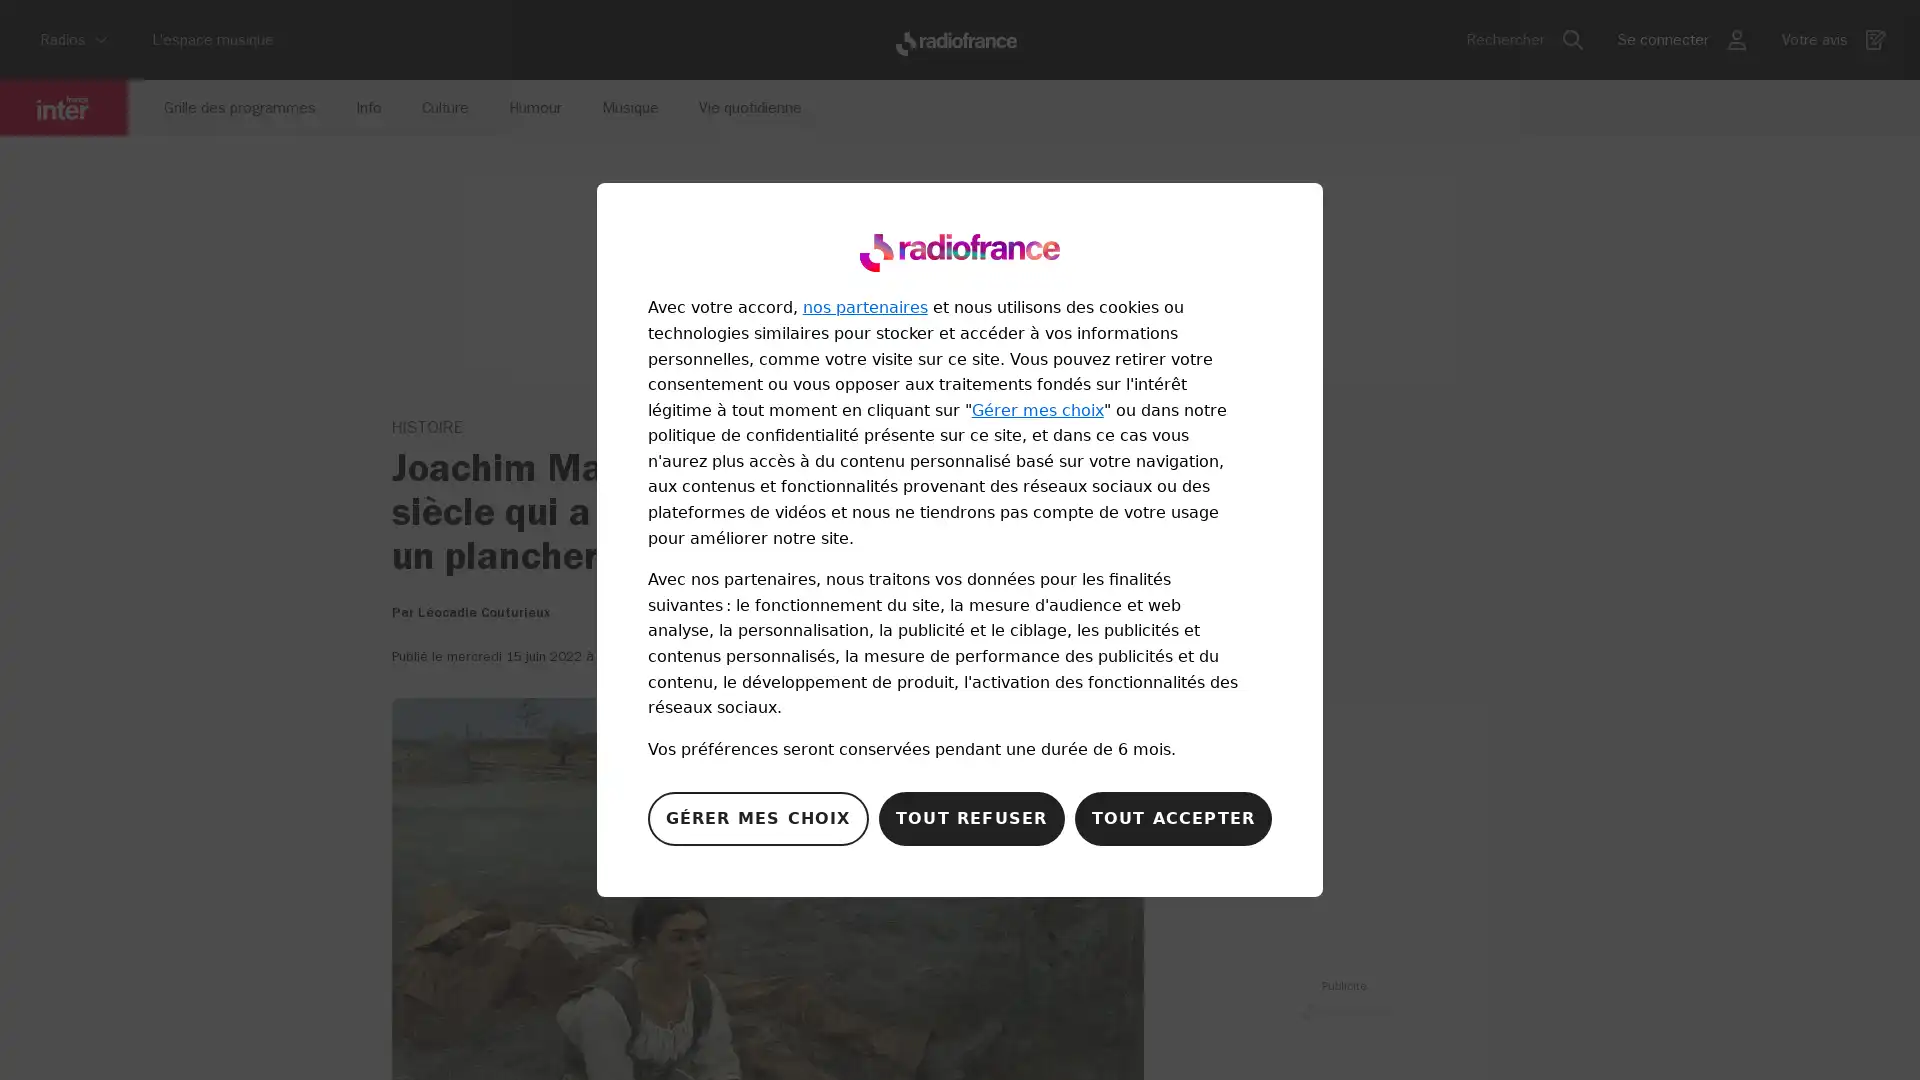 This screenshot has height=1080, width=1920. What do you see at coordinates (1682, 39) in the screenshot?
I see `bouton utilisateur` at bounding box center [1682, 39].